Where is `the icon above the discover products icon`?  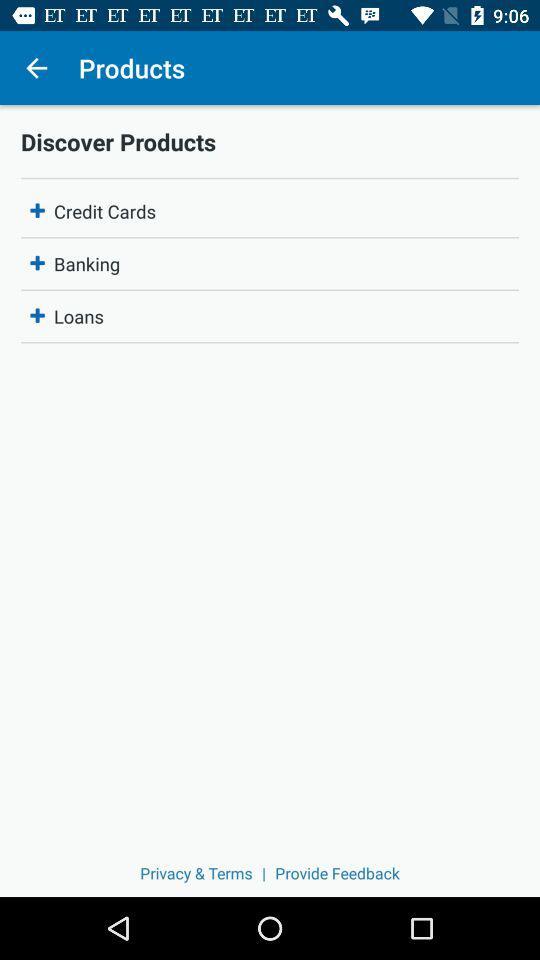 the icon above the discover products icon is located at coordinates (36, 68).